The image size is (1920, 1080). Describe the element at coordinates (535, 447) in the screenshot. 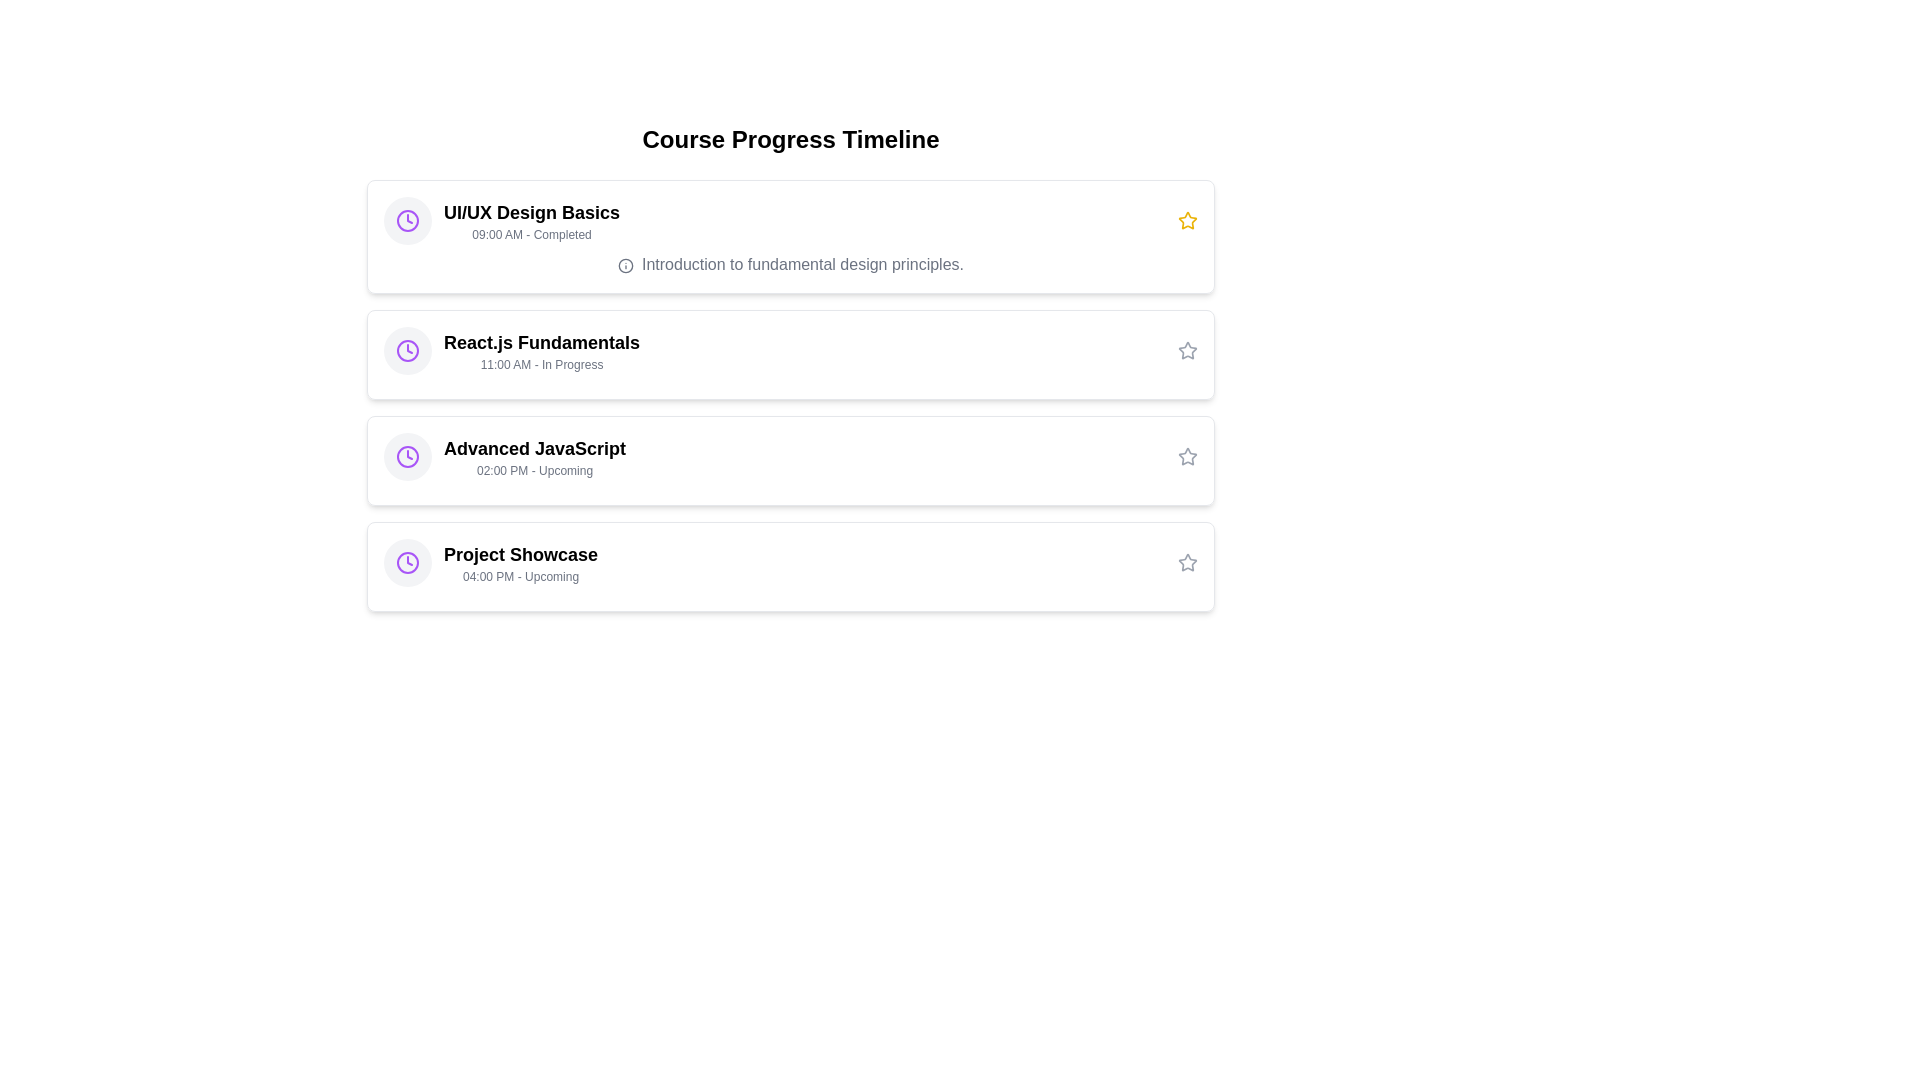

I see `text of the 'Advanced JavaScript' title label, which is the prominent title of the third item in the list` at that location.